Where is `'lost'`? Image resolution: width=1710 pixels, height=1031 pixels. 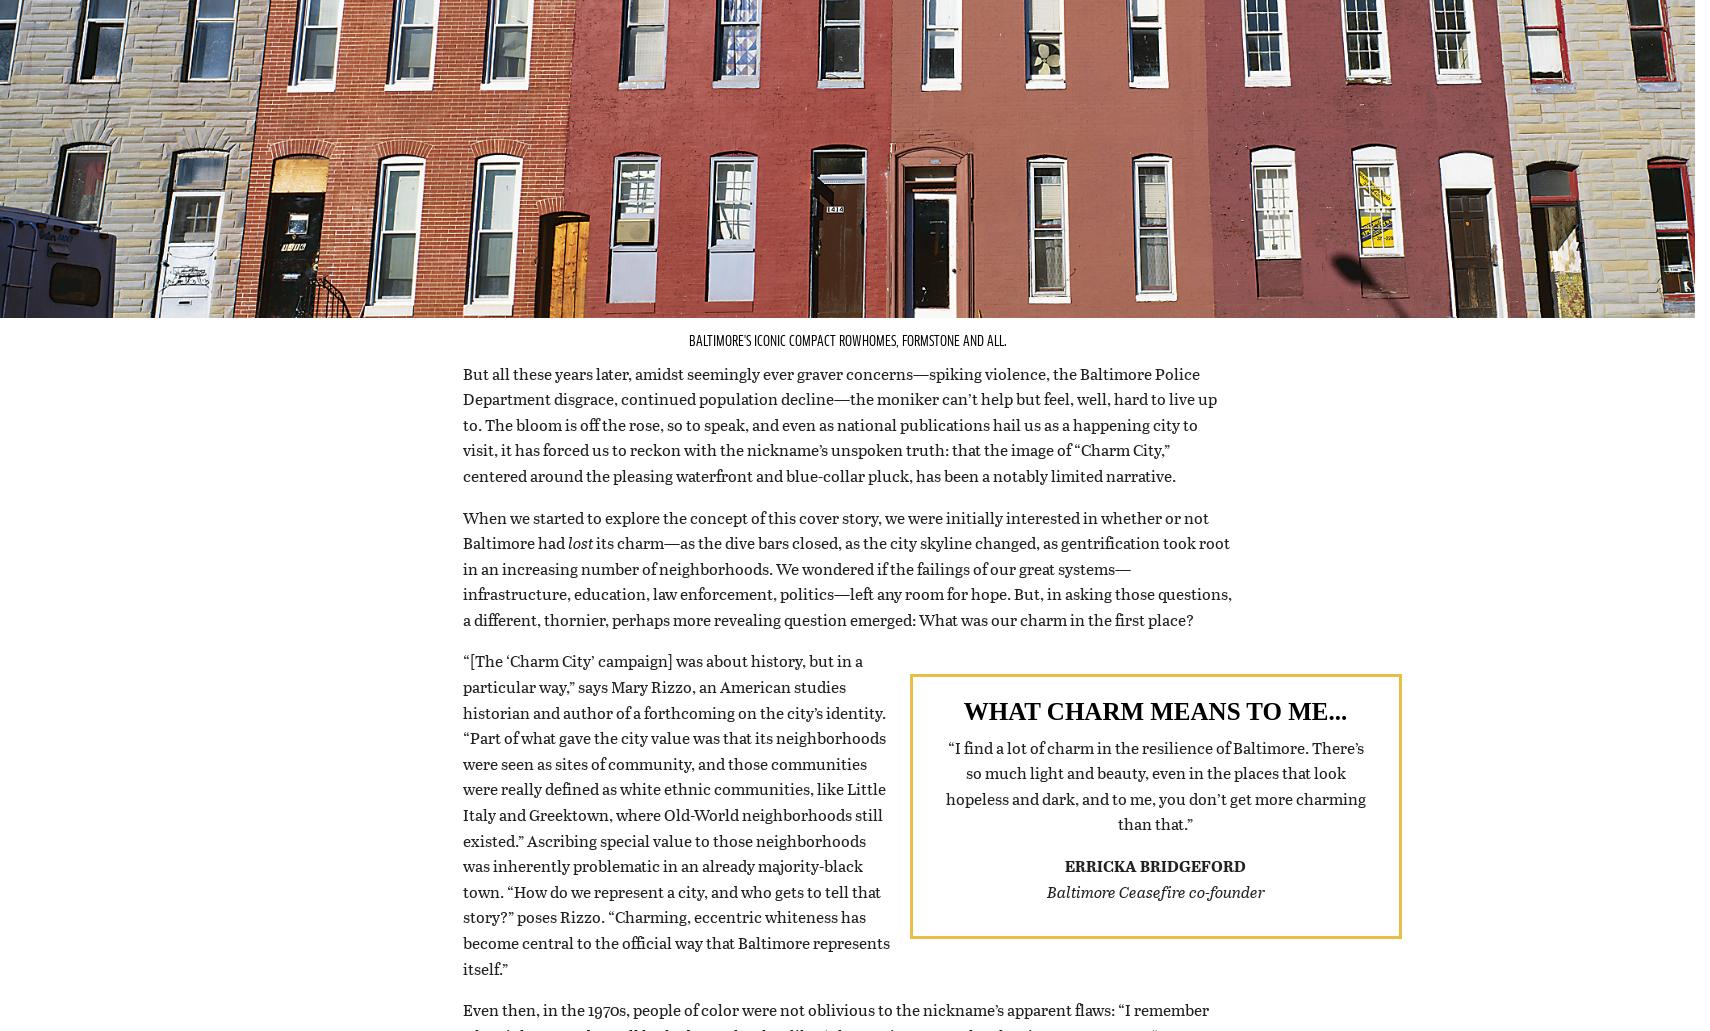 'lost' is located at coordinates (579, 566).